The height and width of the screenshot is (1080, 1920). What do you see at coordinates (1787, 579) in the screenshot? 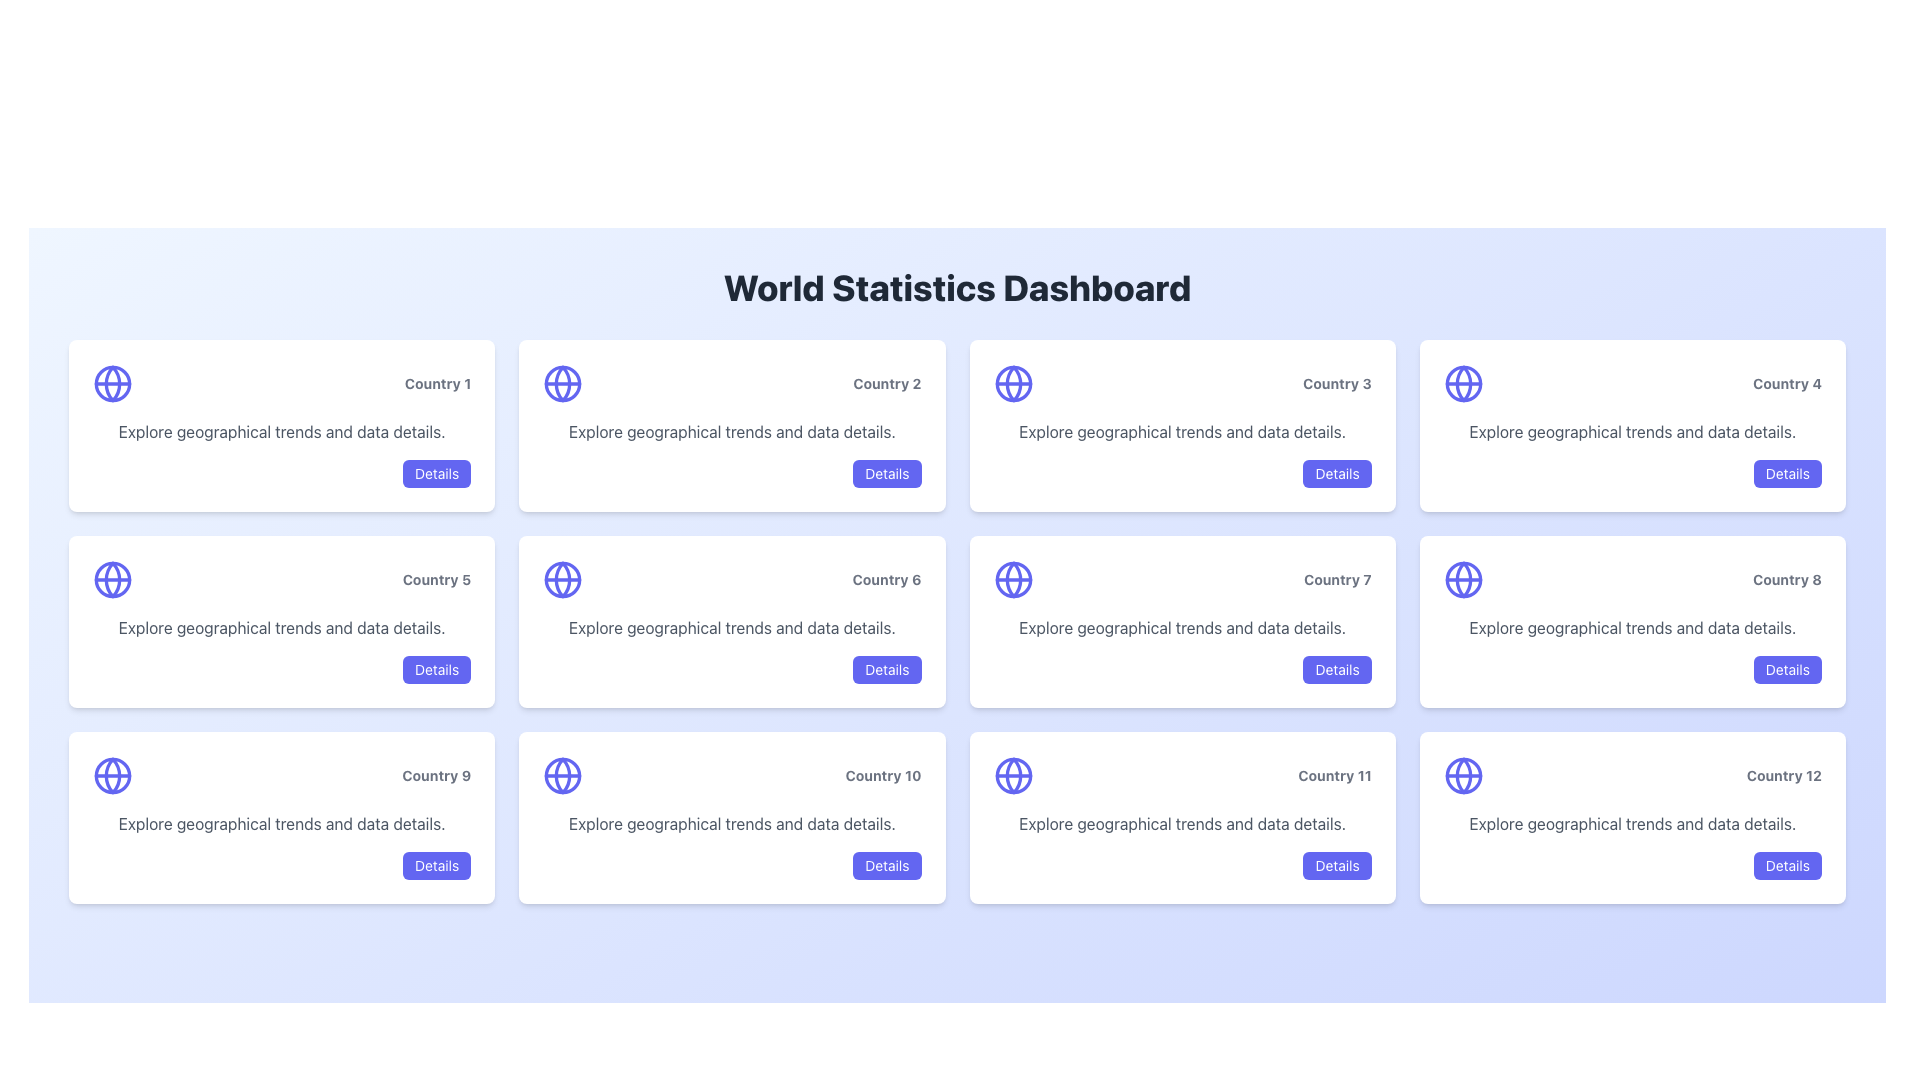
I see `the static text label displaying 'Country 8', which is located in the top-right corner of the card in the second row, fourth column of the grid layout` at bounding box center [1787, 579].